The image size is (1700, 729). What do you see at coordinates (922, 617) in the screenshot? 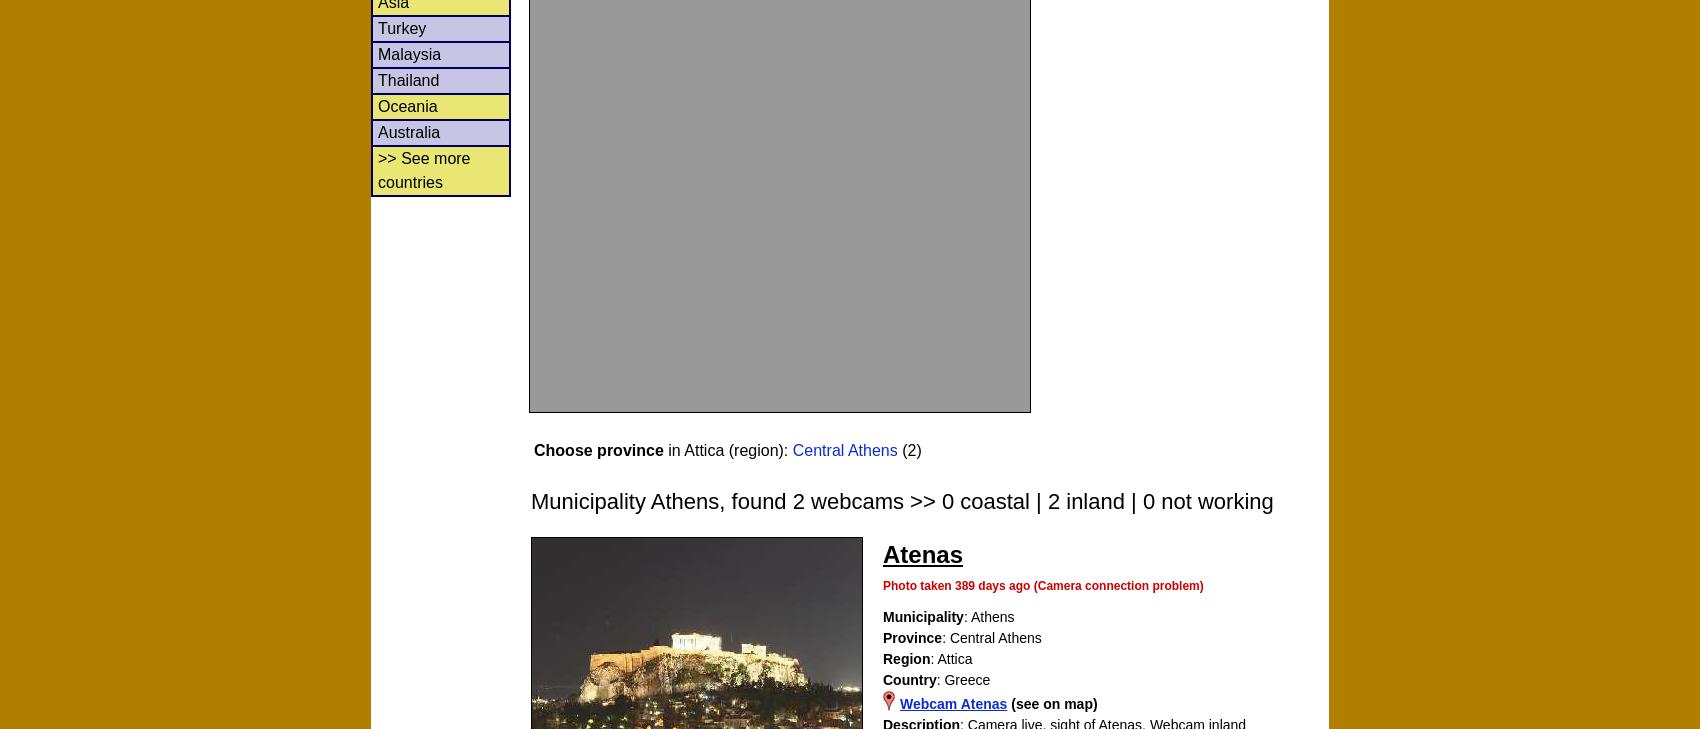
I see `'Municipality'` at bounding box center [922, 617].